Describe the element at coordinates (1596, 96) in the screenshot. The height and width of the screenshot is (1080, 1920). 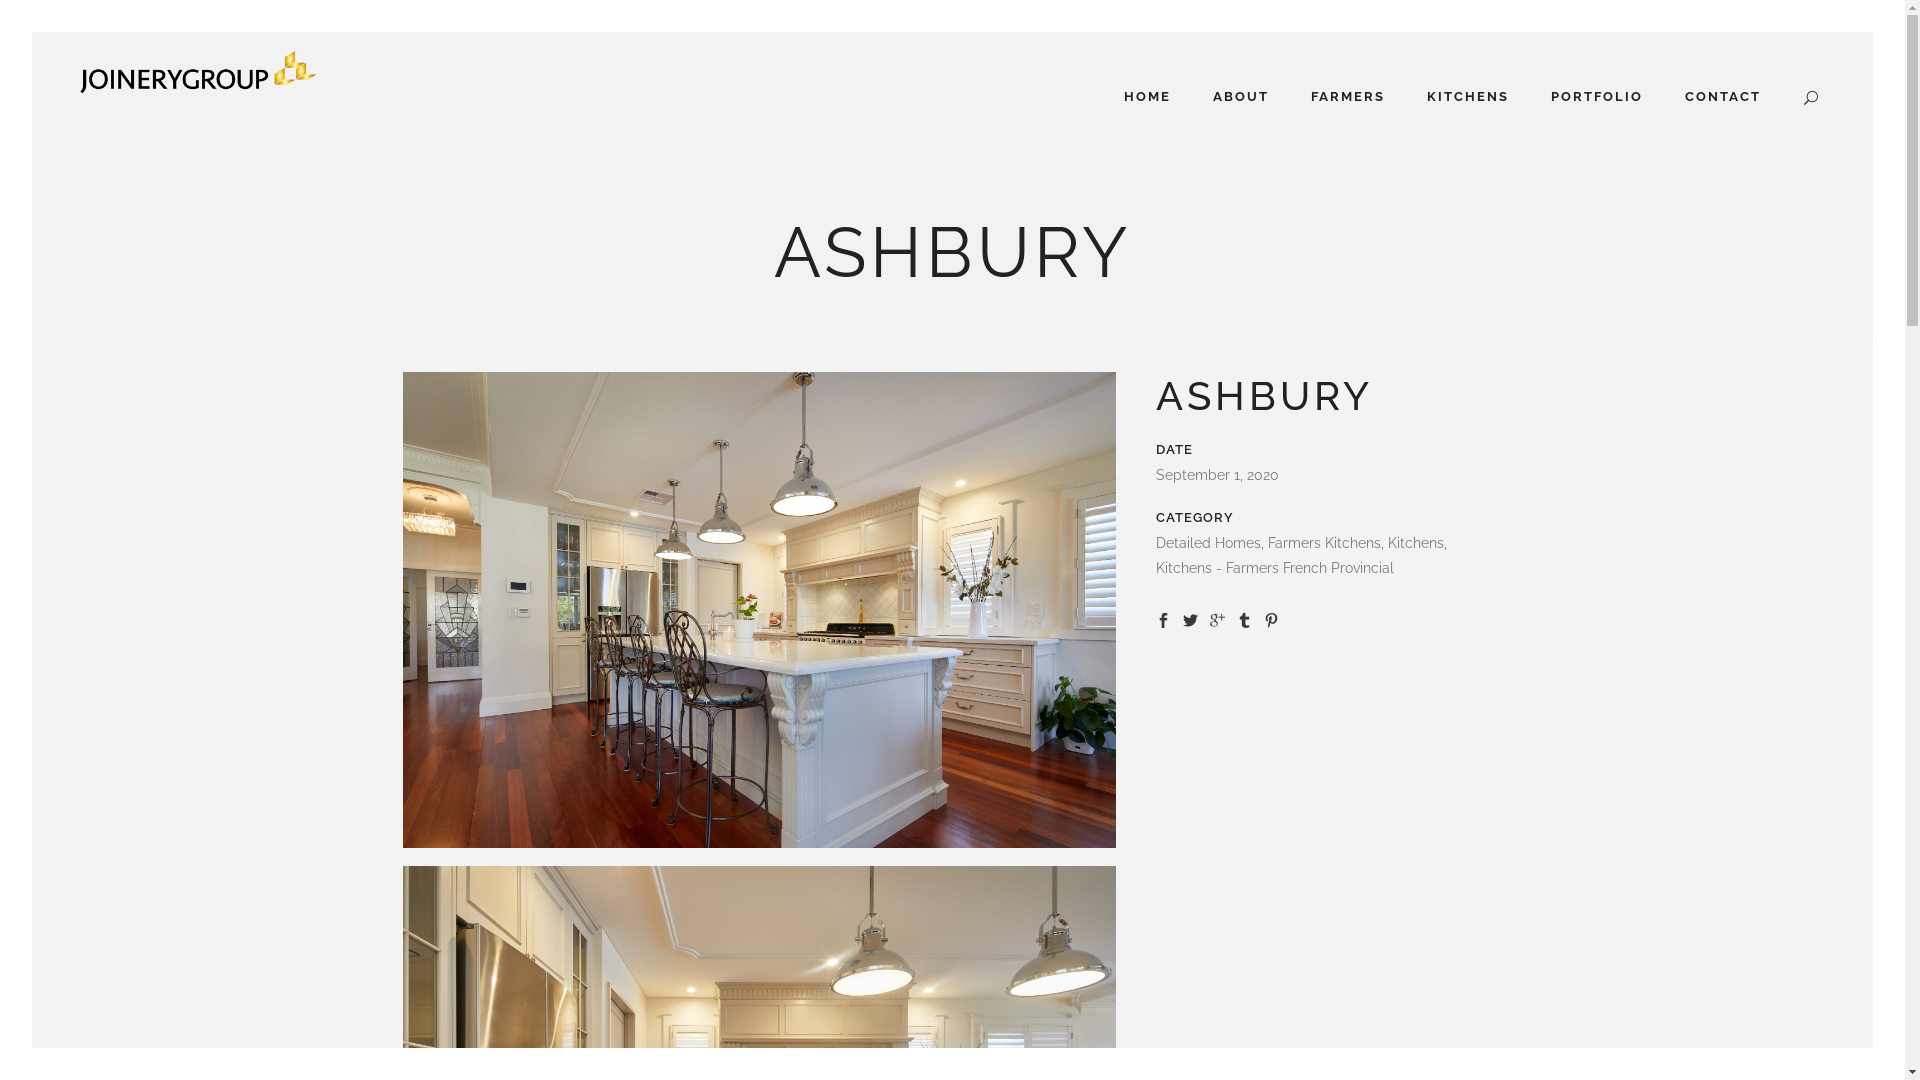
I see `'PORTFOLIO'` at that location.